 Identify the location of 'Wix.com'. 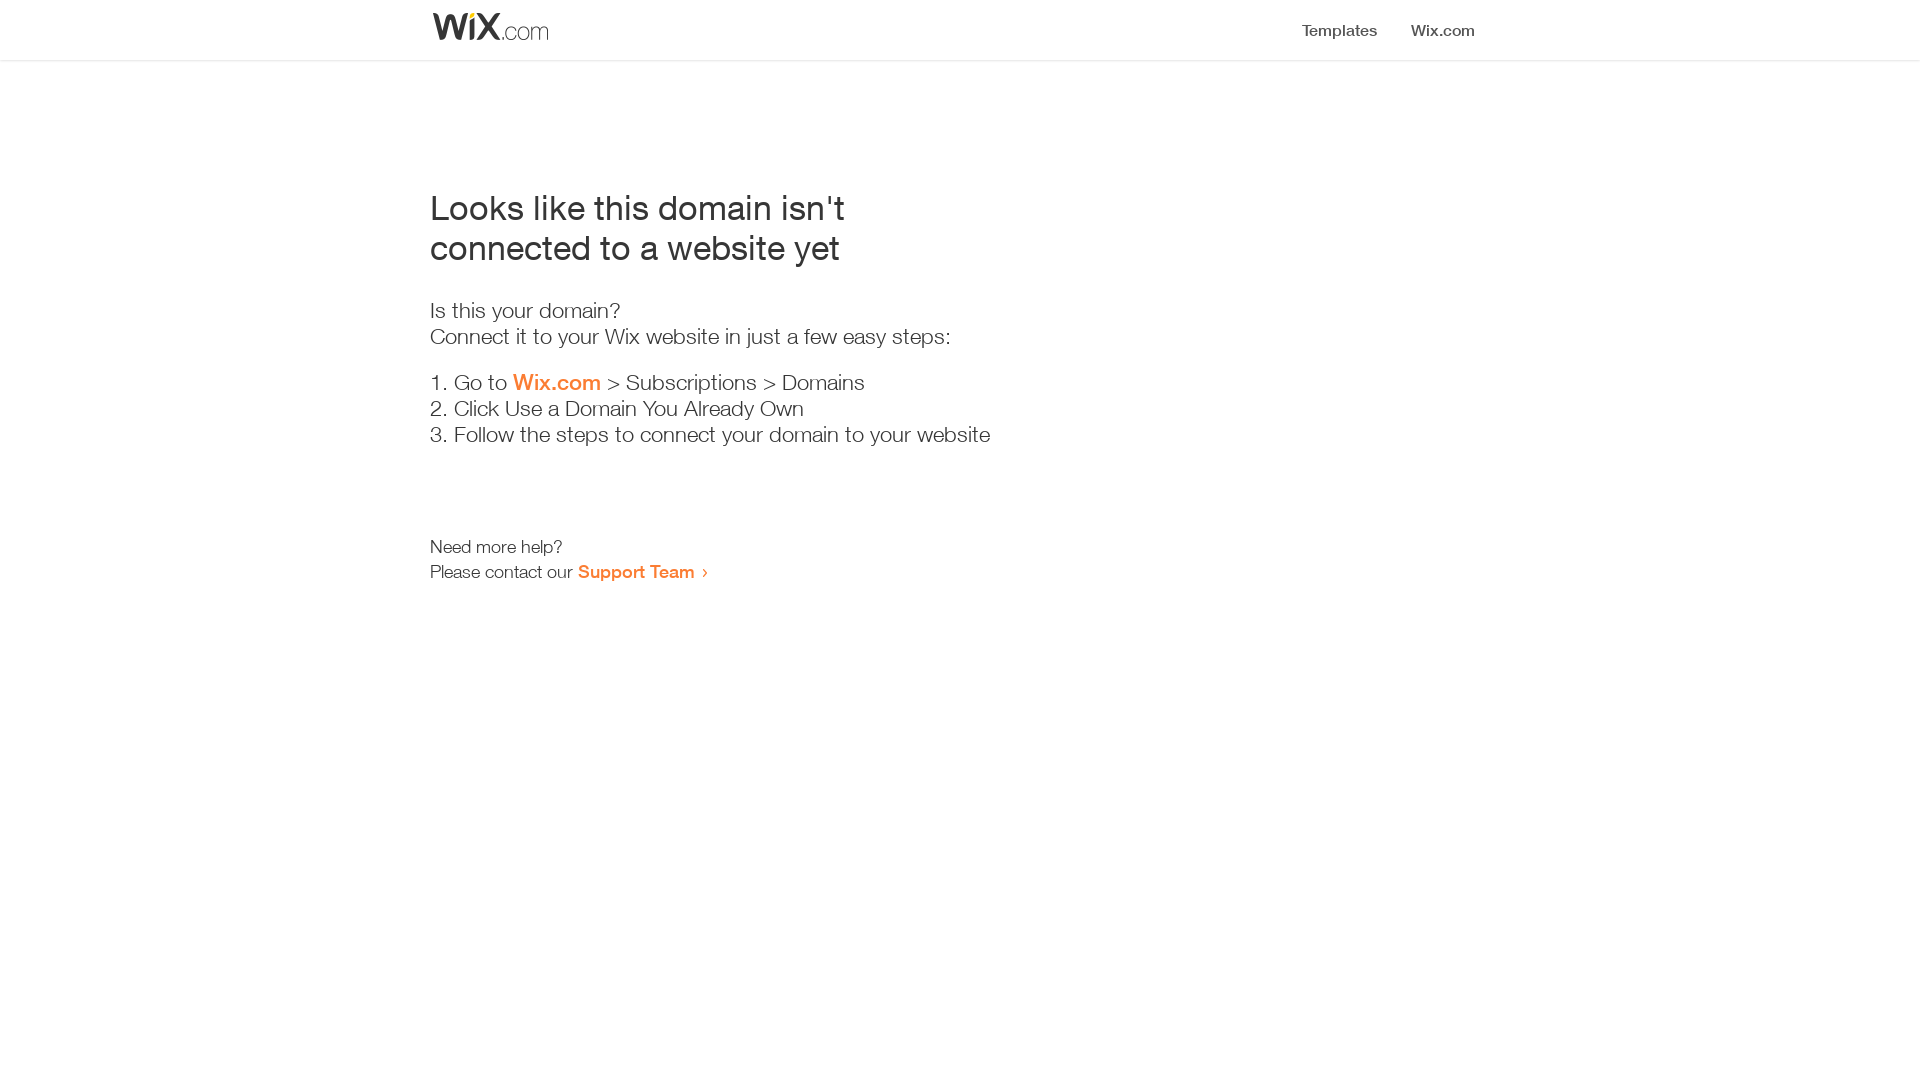
(513, 381).